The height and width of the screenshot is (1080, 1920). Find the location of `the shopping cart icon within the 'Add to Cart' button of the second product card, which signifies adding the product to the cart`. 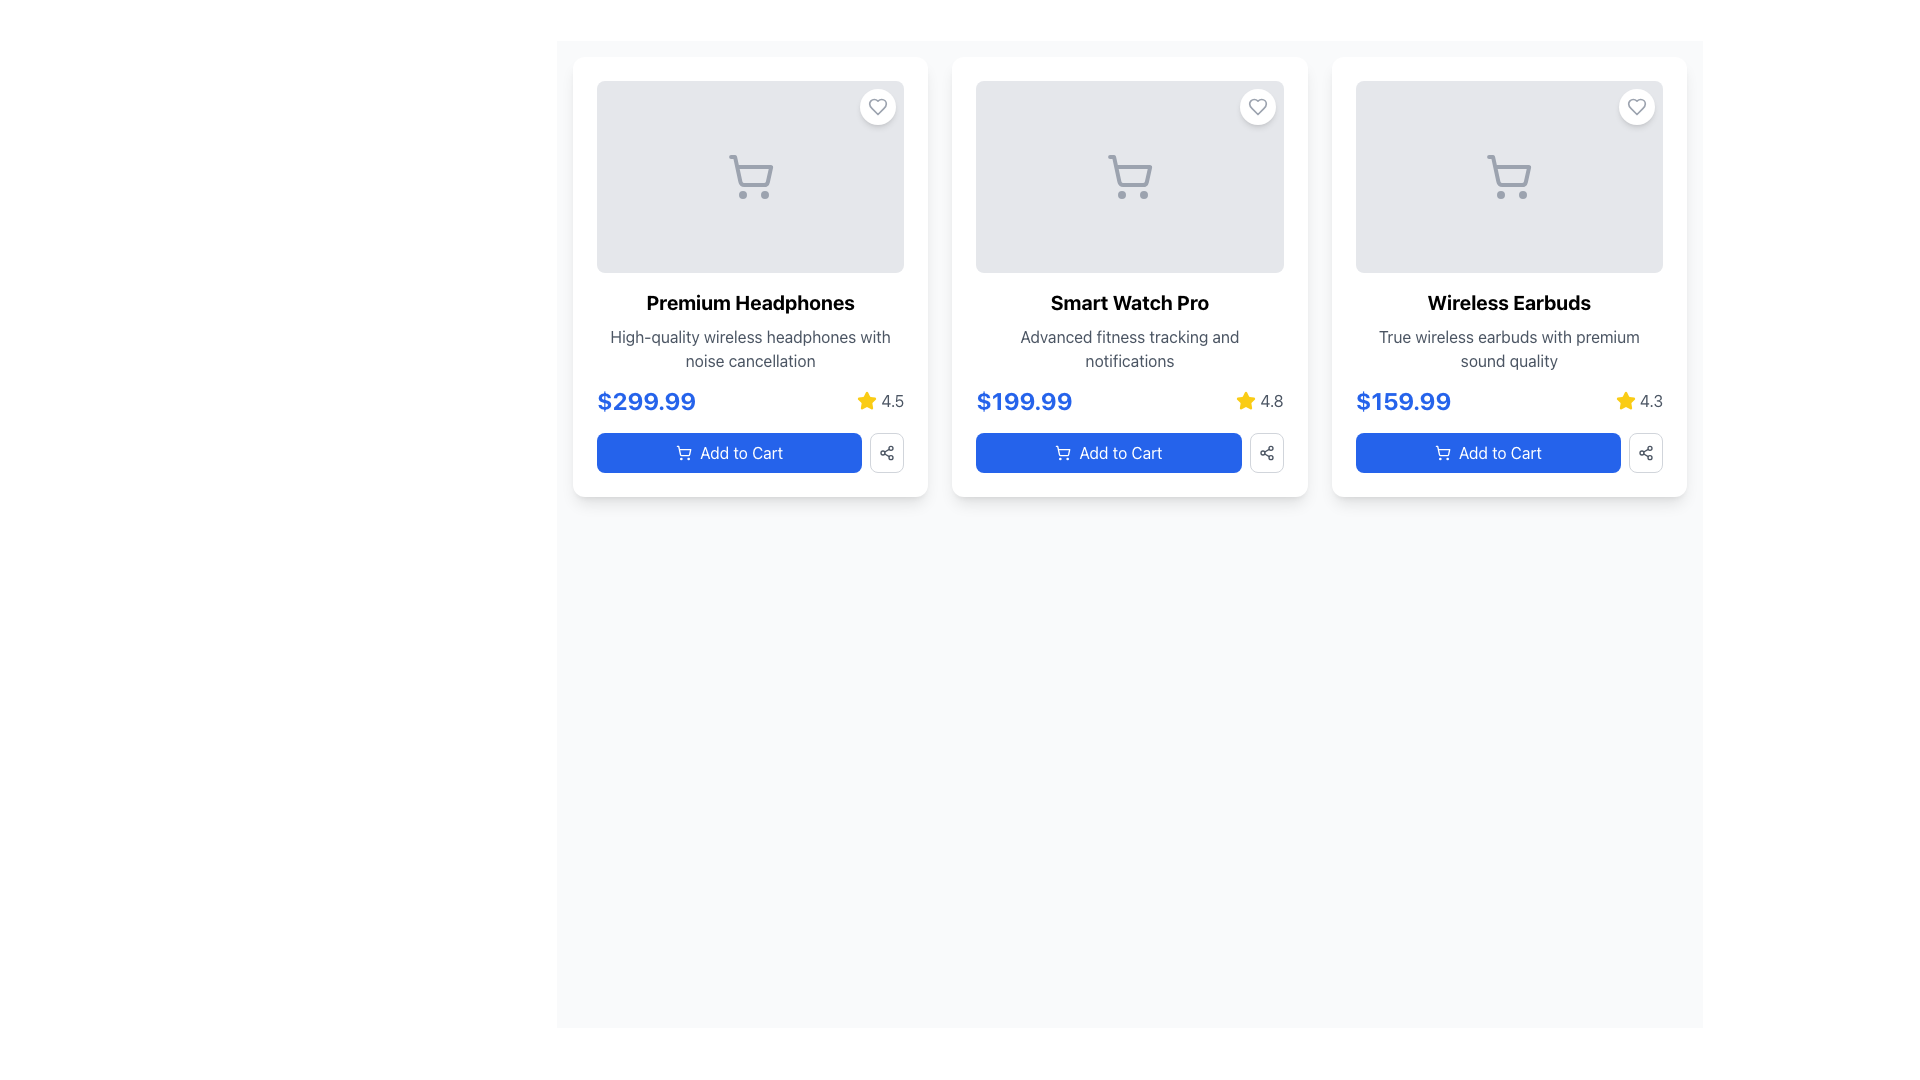

the shopping cart icon within the 'Add to Cart' button of the second product card, which signifies adding the product to the cart is located at coordinates (1062, 452).